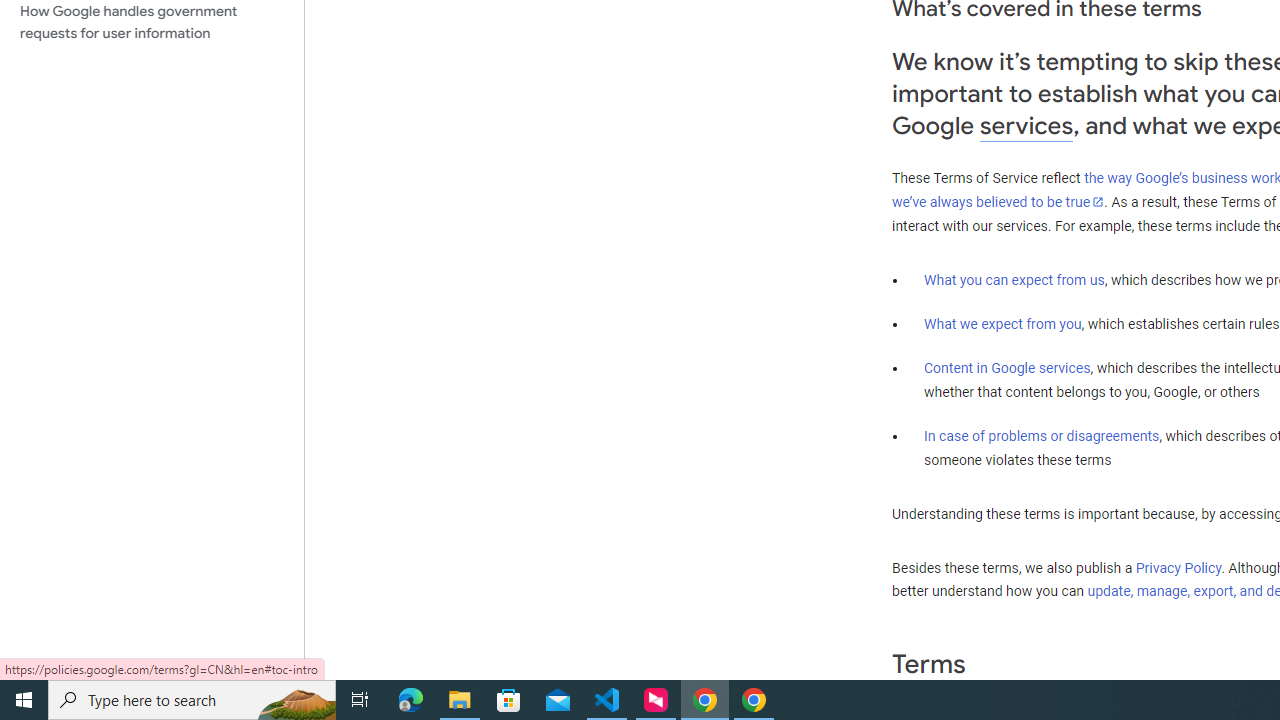 The width and height of the screenshot is (1280, 720). I want to click on 'services', so click(1026, 125).